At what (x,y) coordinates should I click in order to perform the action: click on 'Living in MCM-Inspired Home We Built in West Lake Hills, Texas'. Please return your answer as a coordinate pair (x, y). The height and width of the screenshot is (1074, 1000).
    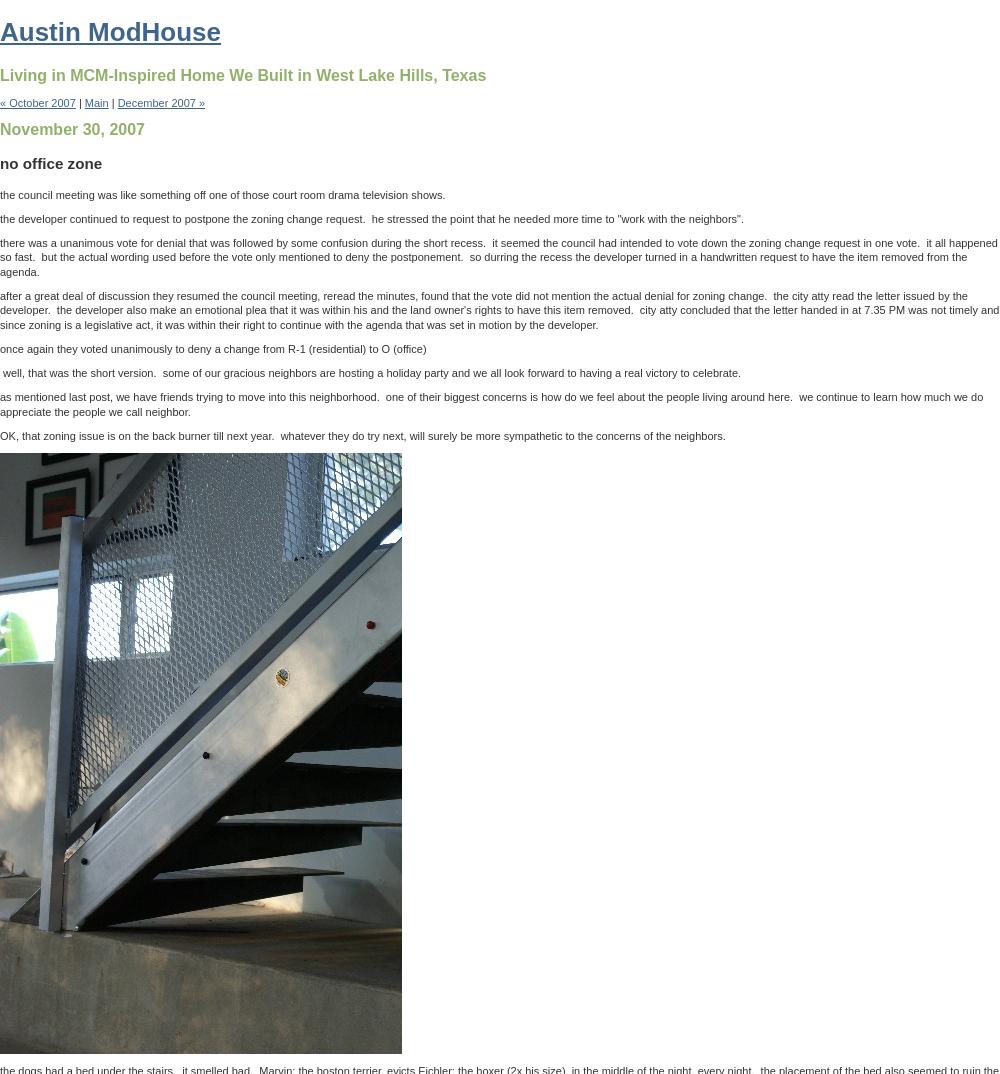
    Looking at the image, I should click on (242, 74).